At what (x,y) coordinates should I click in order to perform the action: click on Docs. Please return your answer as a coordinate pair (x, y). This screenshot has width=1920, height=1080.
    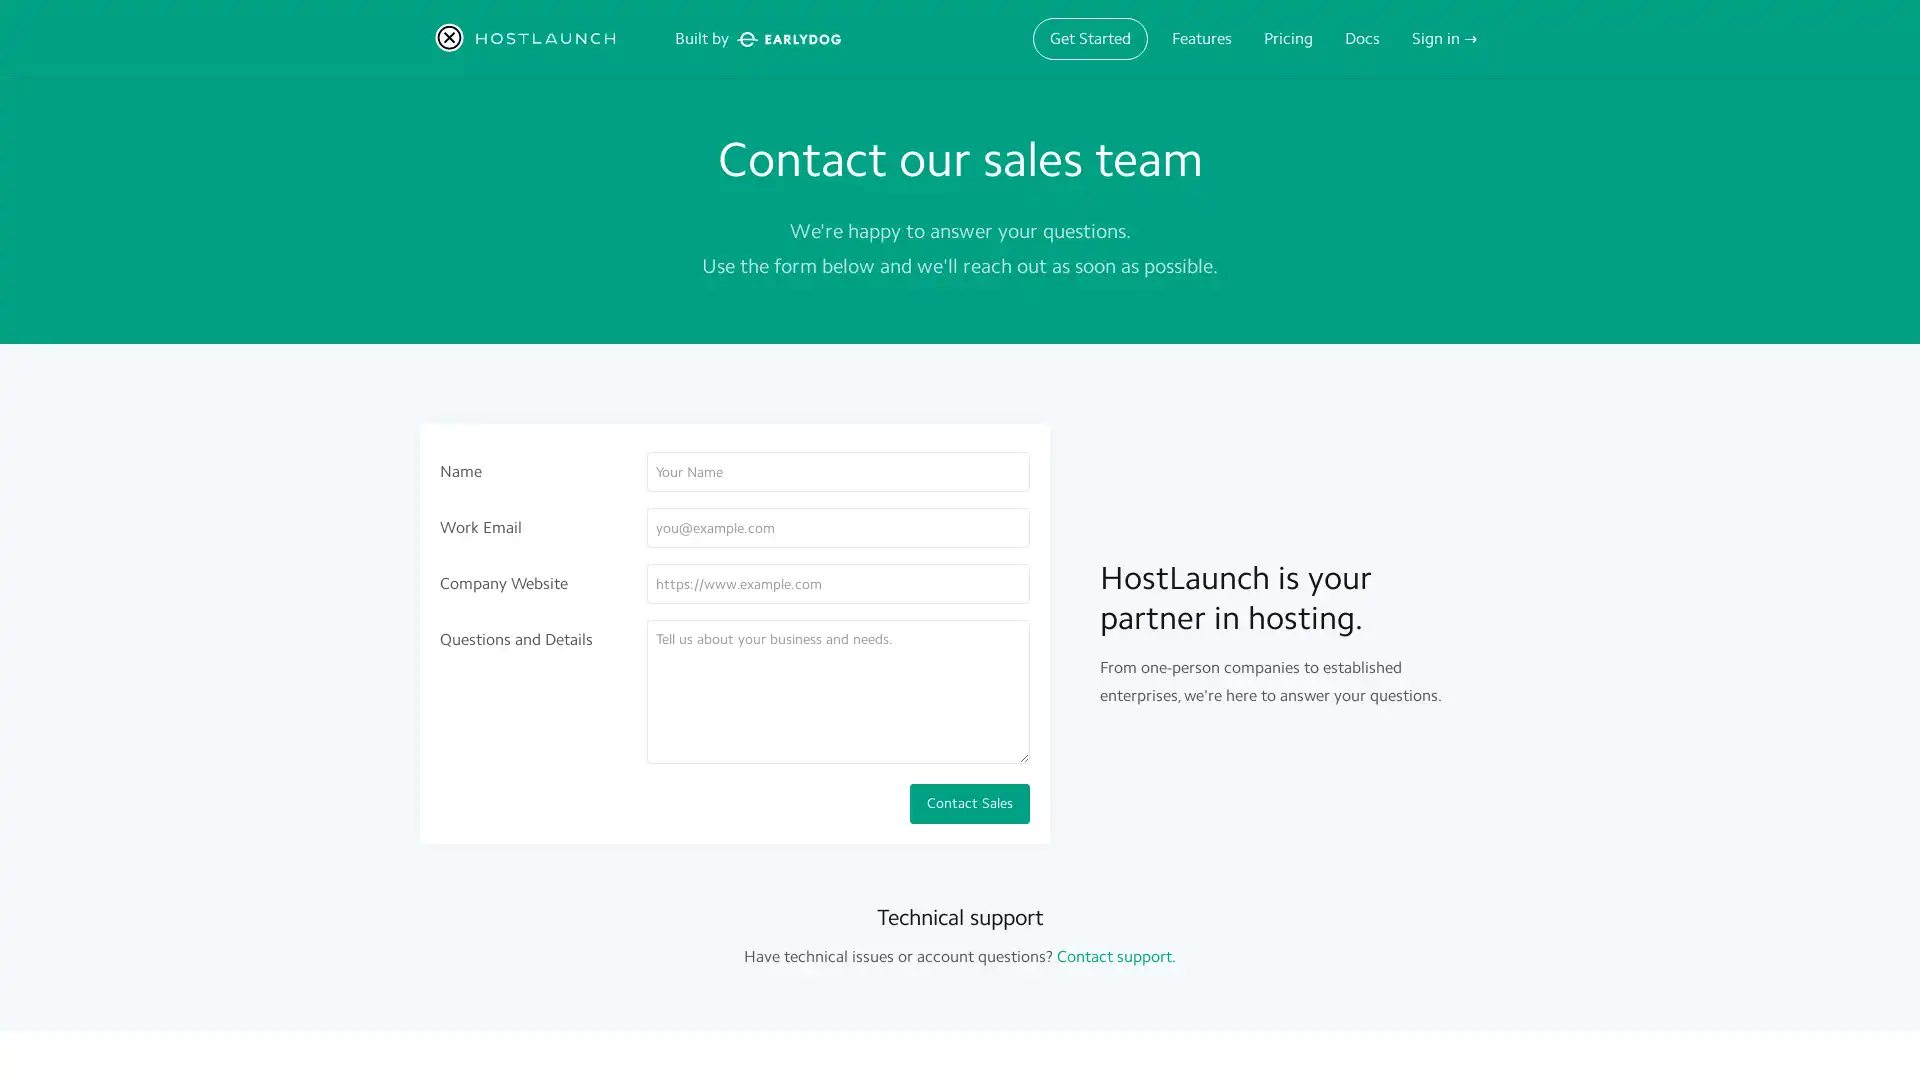
    Looking at the image, I should click on (1361, 38).